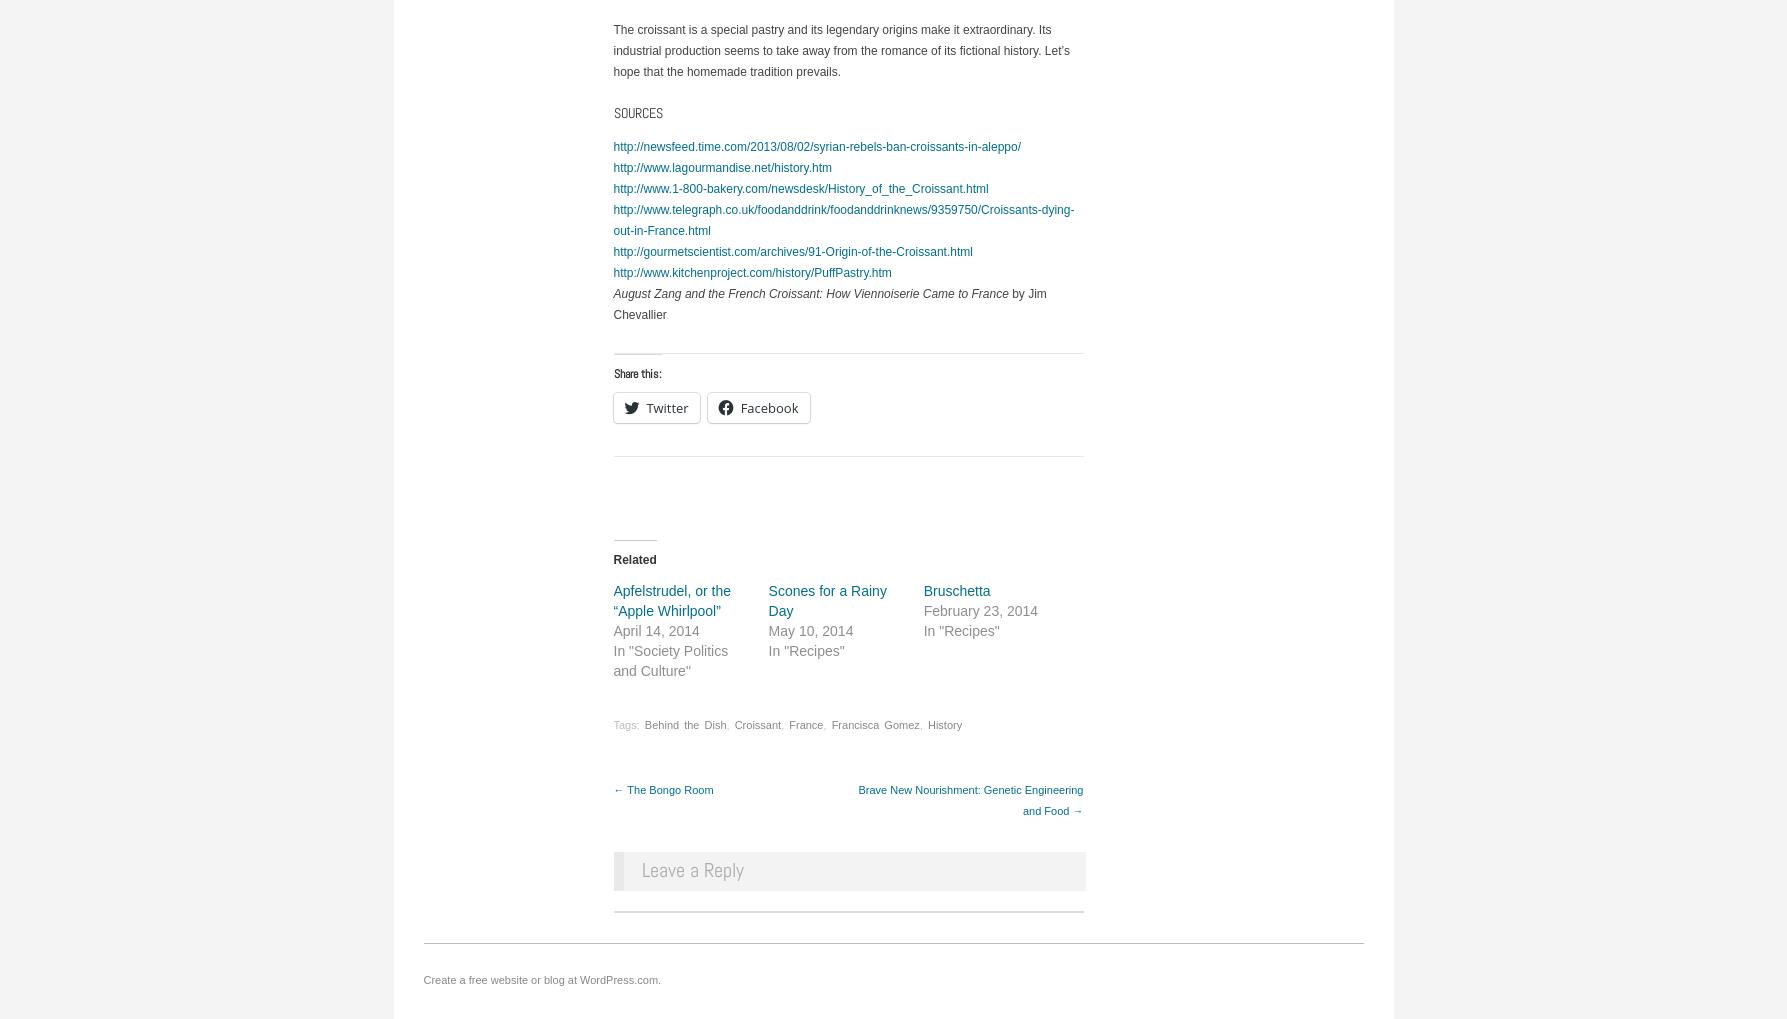 The height and width of the screenshot is (1019, 1787). What do you see at coordinates (633, 559) in the screenshot?
I see `'Related'` at bounding box center [633, 559].